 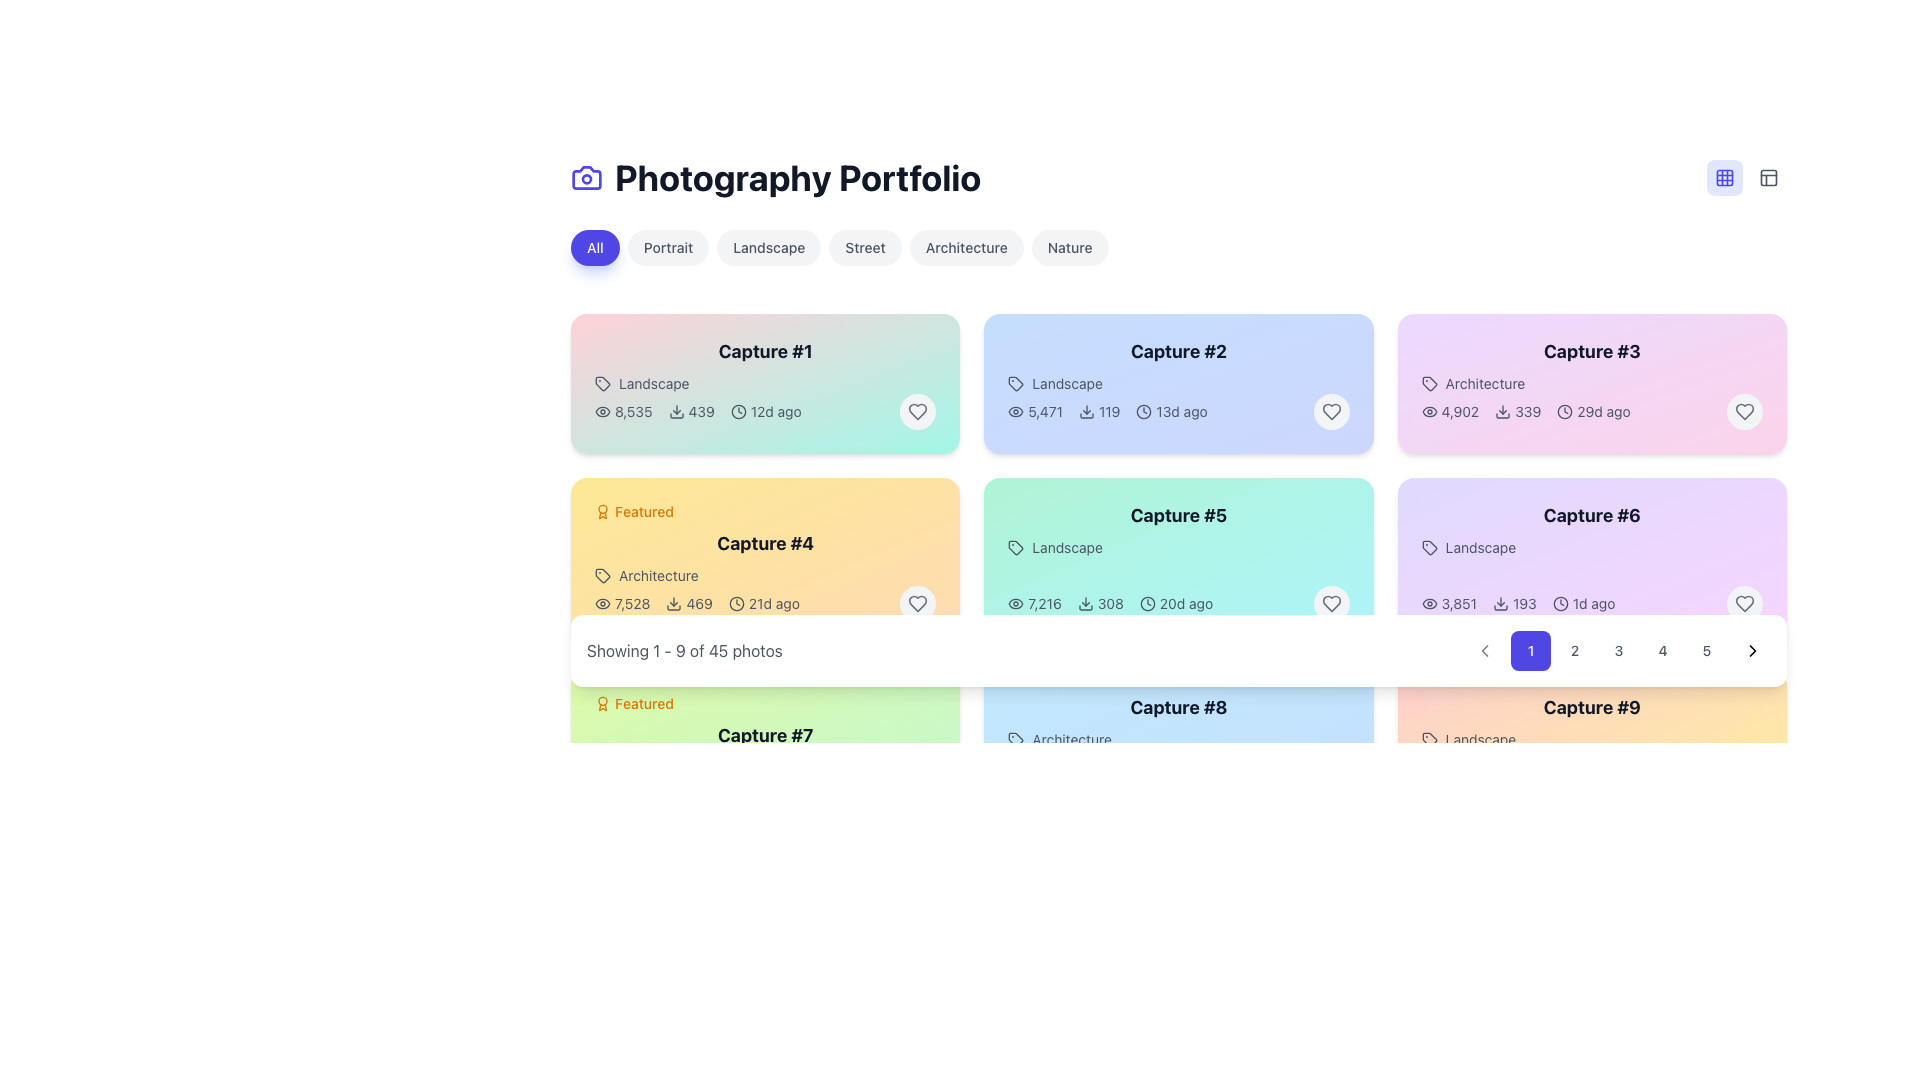 I want to click on the title and sub-caption text block in the top-right corner of the third card in the grid layout of the 'Photography Portfolio' interface to trigger visual effects, so click(x=1591, y=366).